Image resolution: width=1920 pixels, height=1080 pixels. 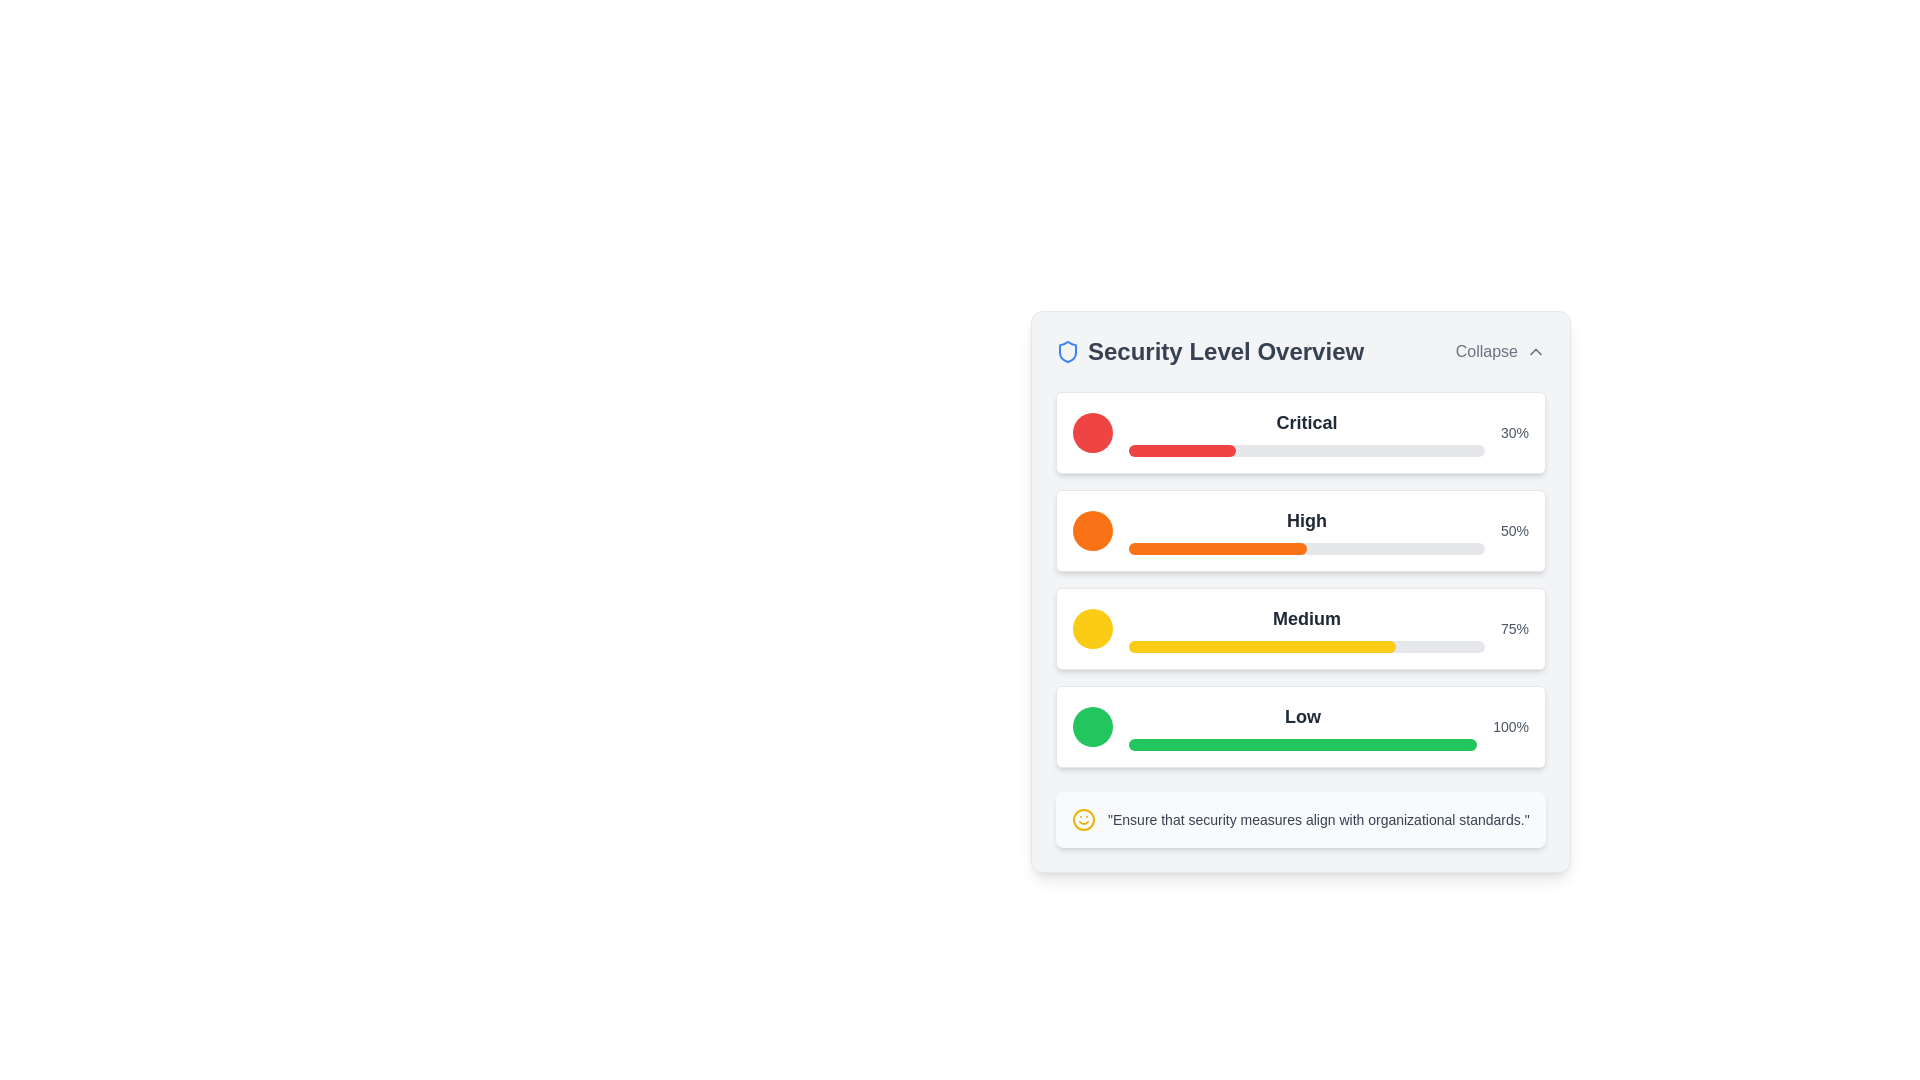 I want to click on the Status indicator widget, which is a white rectangular element with rounded corners, displaying a green circular icon, a filled green progress bar indicating 100%, and the label 'Low' above the bar, so click(x=1300, y=726).